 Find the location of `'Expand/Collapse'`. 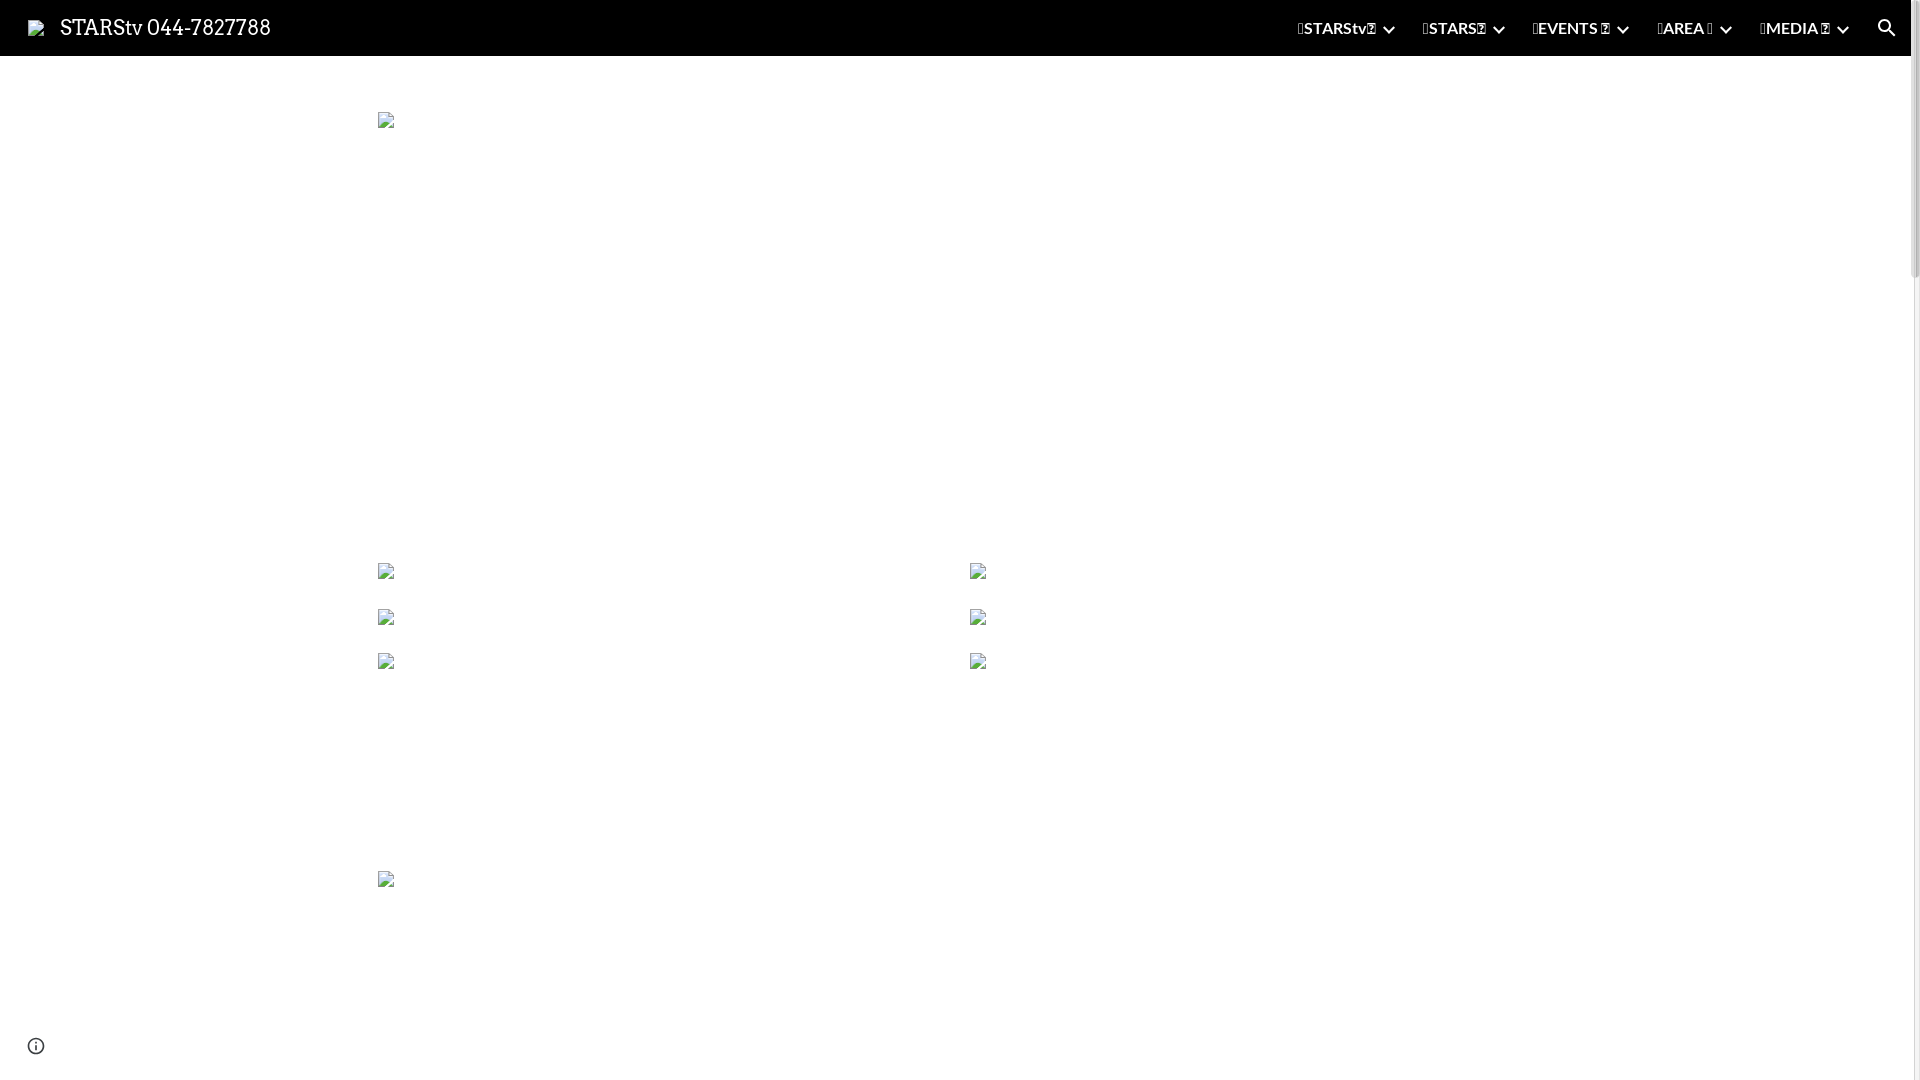

'Expand/Collapse' is located at coordinates (1833, 27).